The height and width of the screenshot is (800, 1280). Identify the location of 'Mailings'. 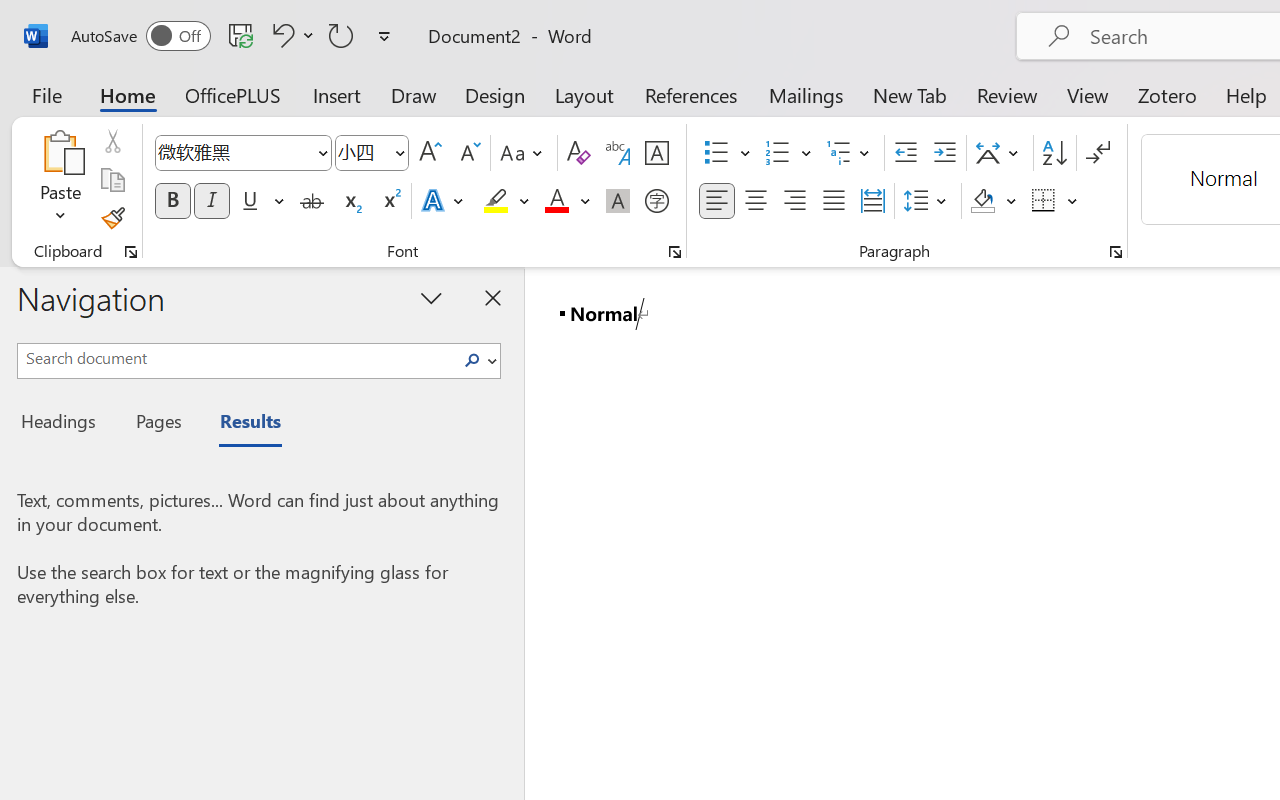
(806, 94).